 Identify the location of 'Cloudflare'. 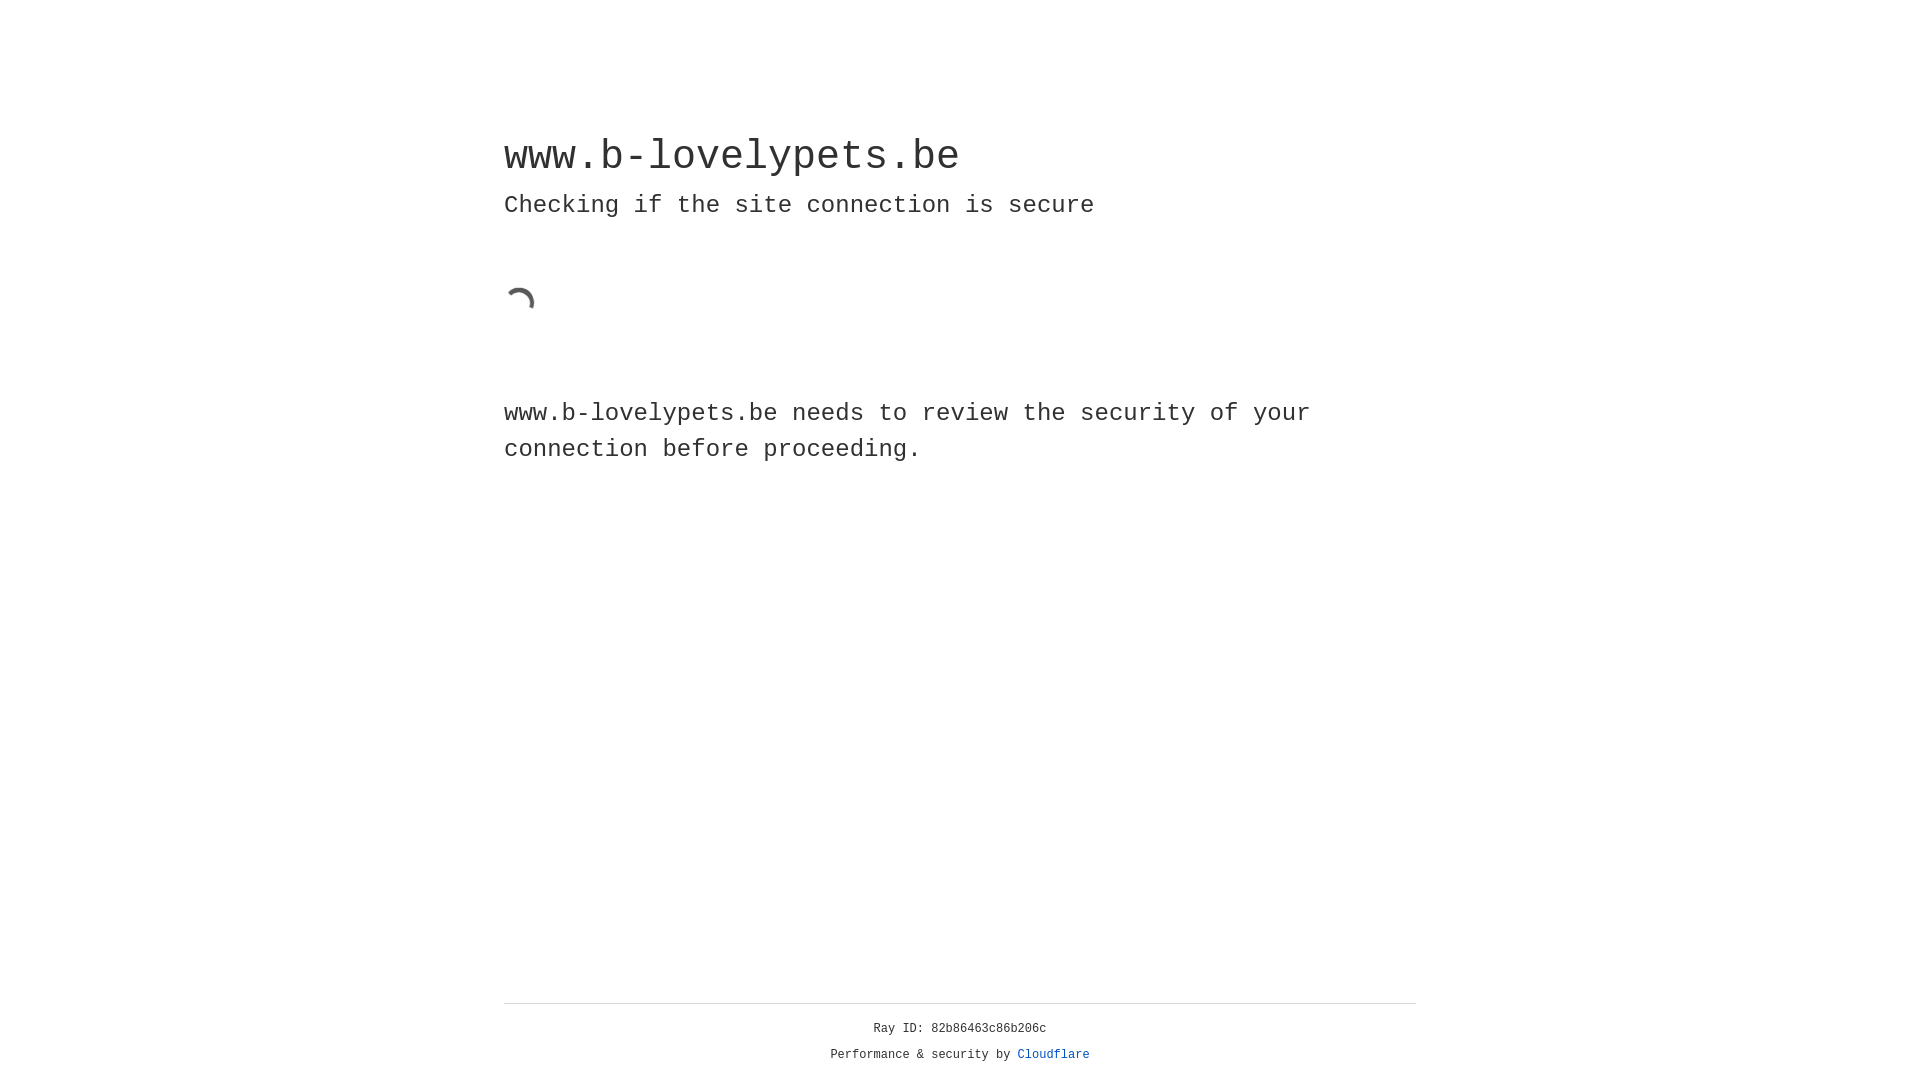
(1017, 1054).